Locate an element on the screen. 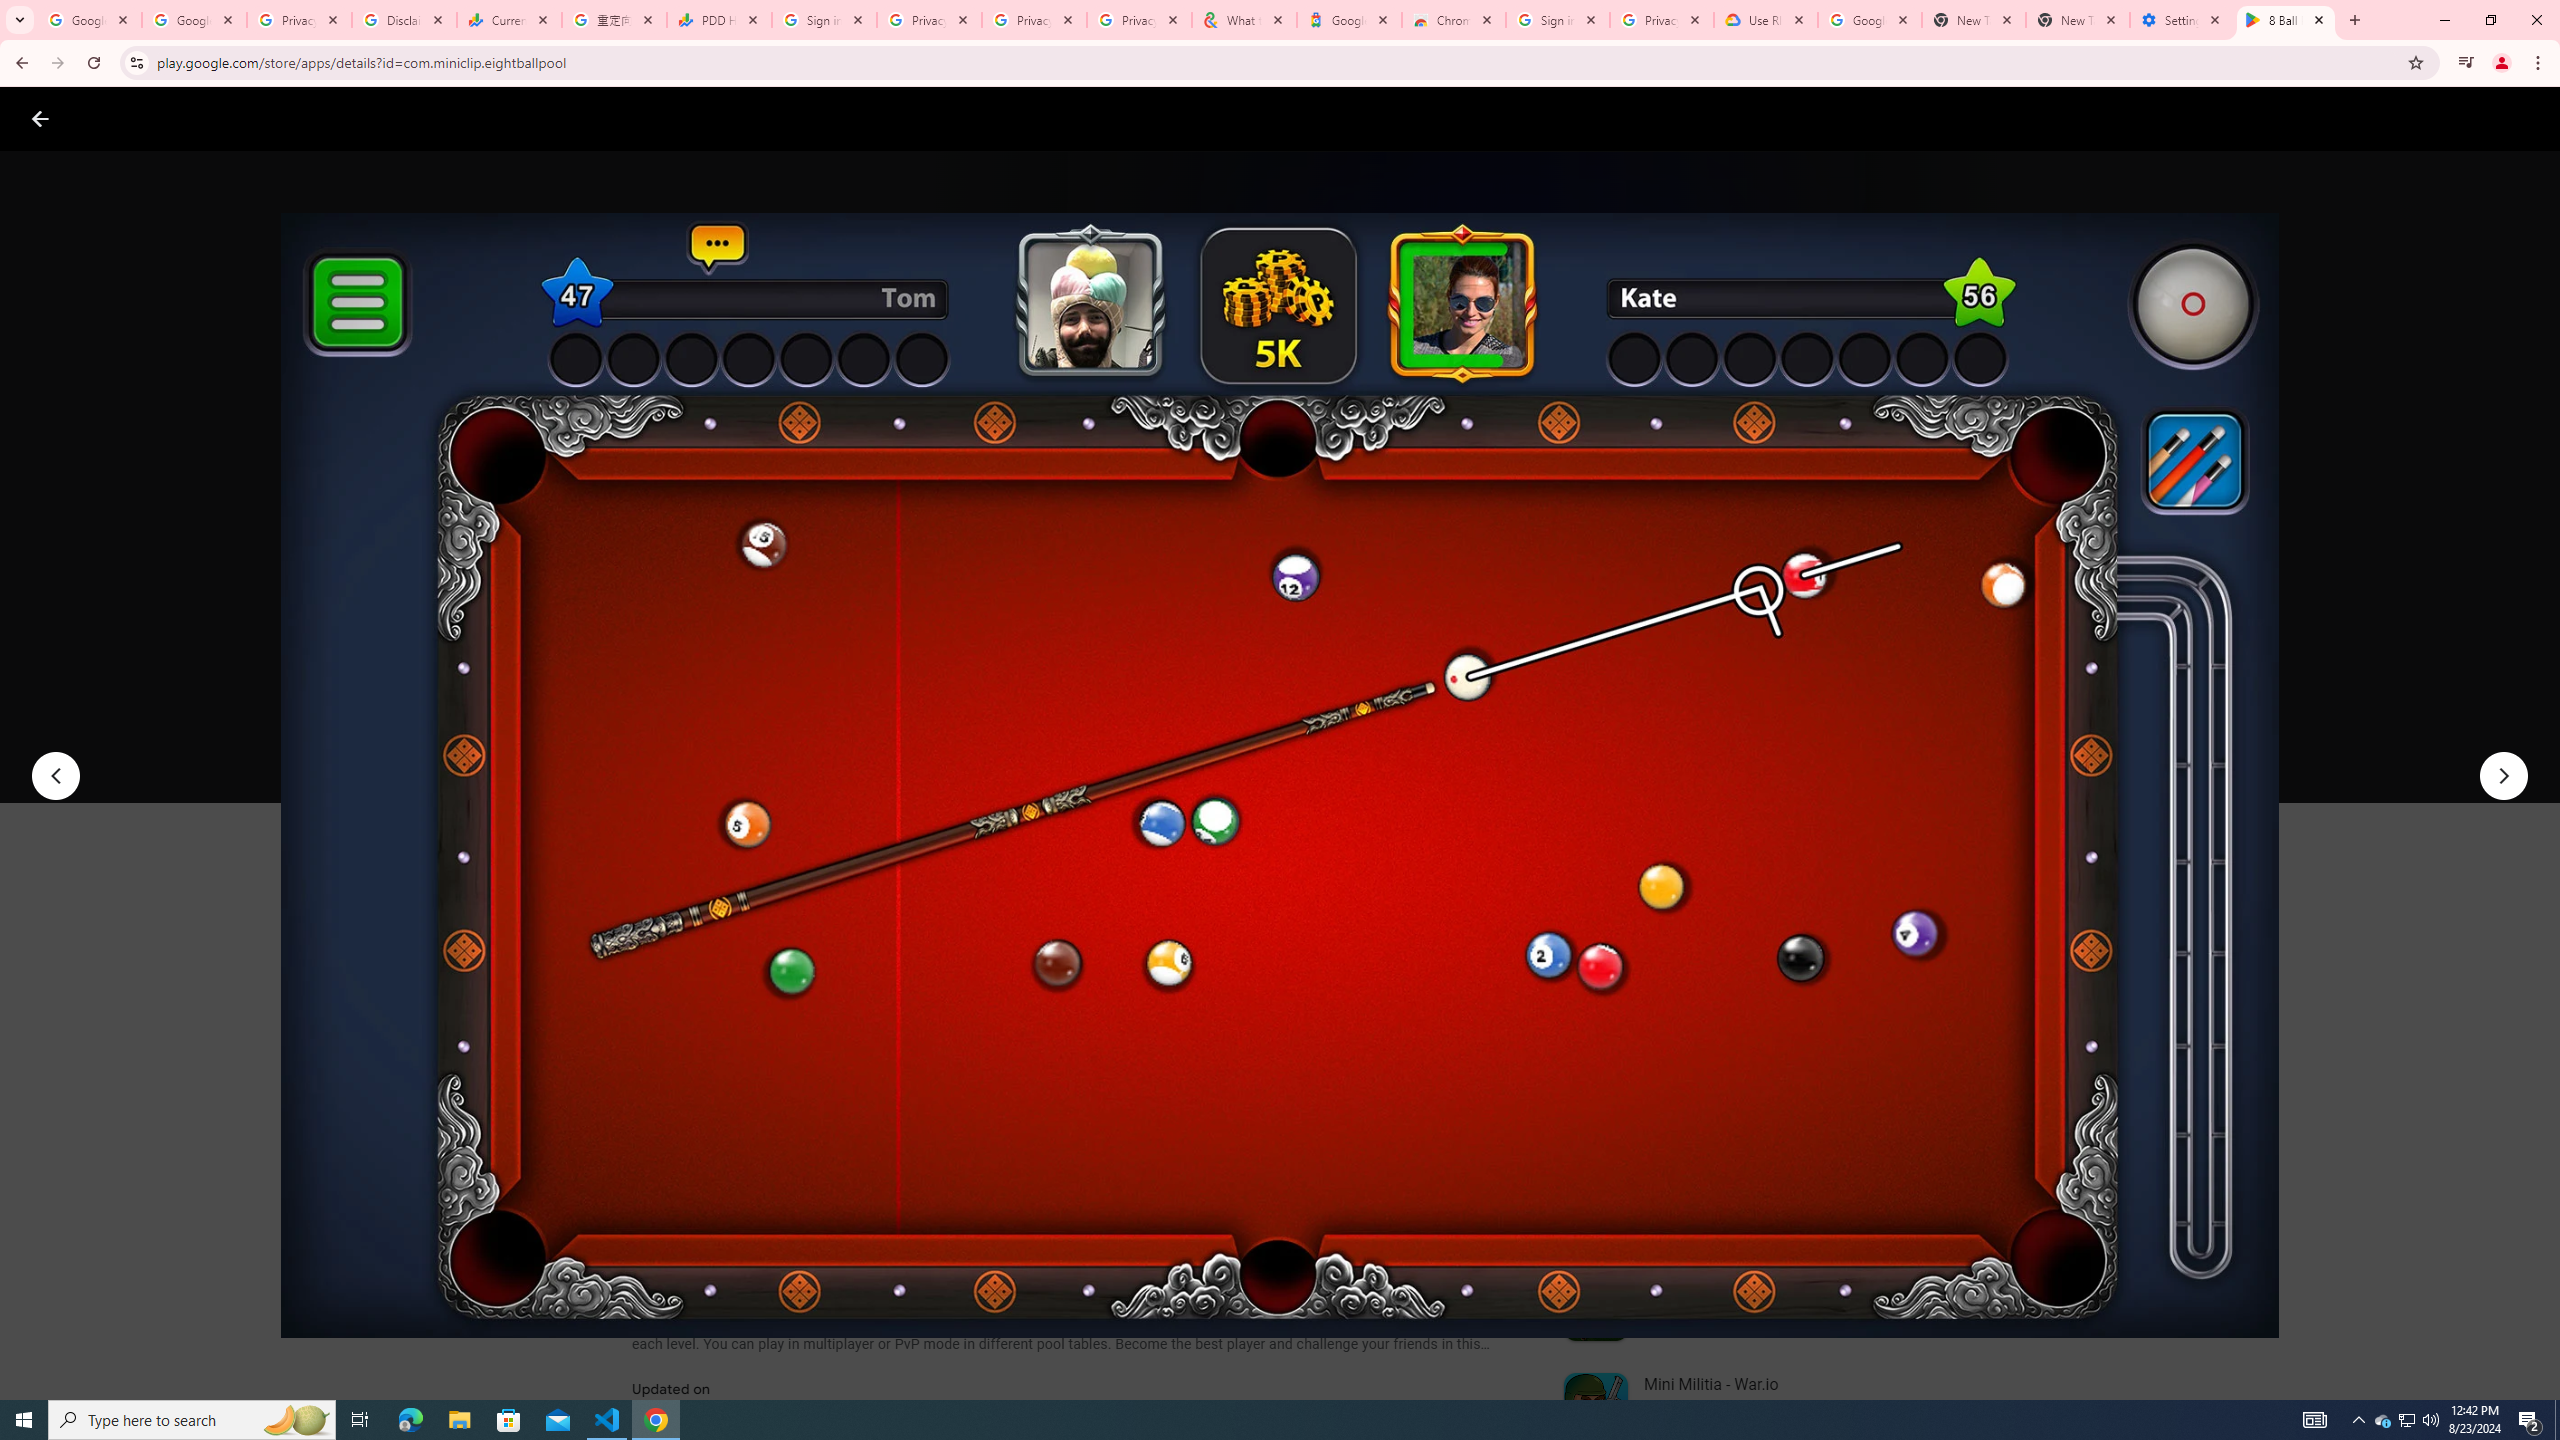 Image resolution: width=2560 pixels, height=1440 pixels. 'Currencies - Google Finance' is located at coordinates (509, 19).